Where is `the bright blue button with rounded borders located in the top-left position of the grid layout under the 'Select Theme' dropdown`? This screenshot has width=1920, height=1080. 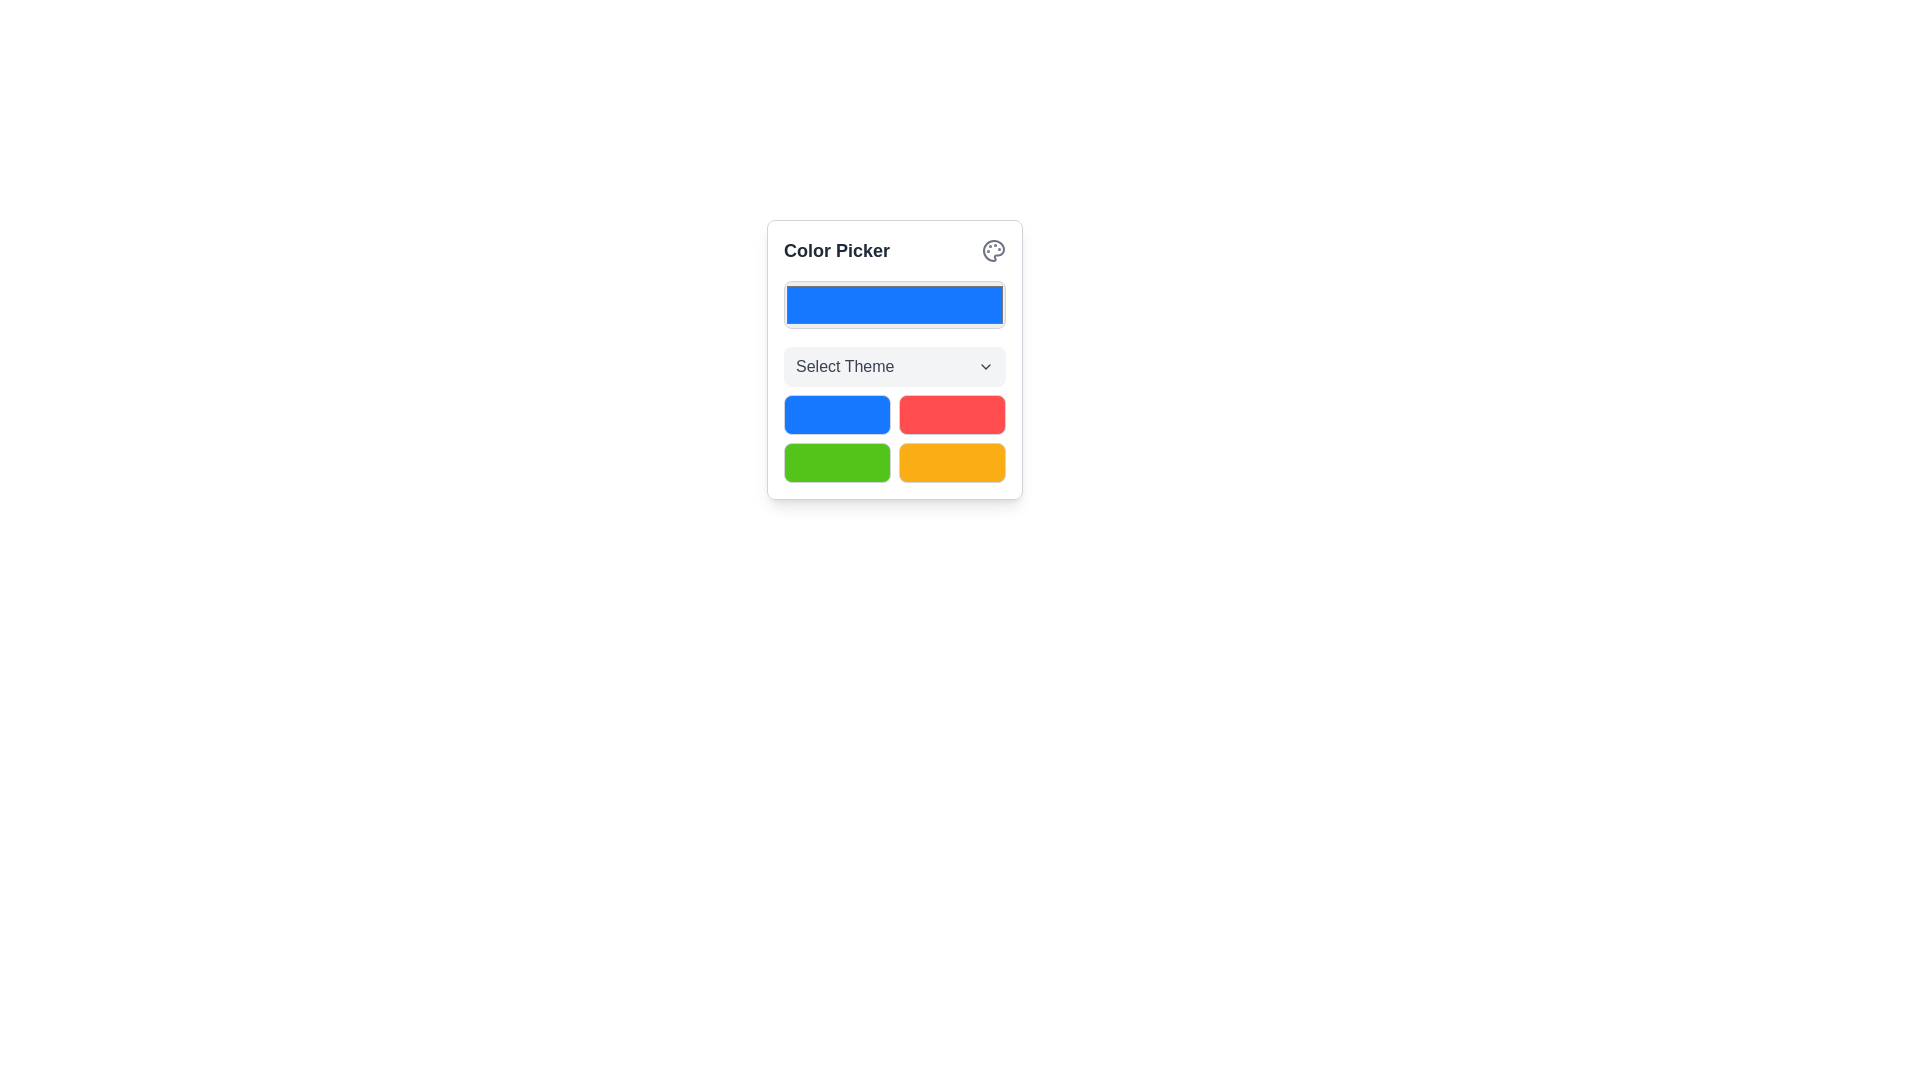 the bright blue button with rounded borders located in the top-left position of the grid layout under the 'Select Theme' dropdown is located at coordinates (837, 414).